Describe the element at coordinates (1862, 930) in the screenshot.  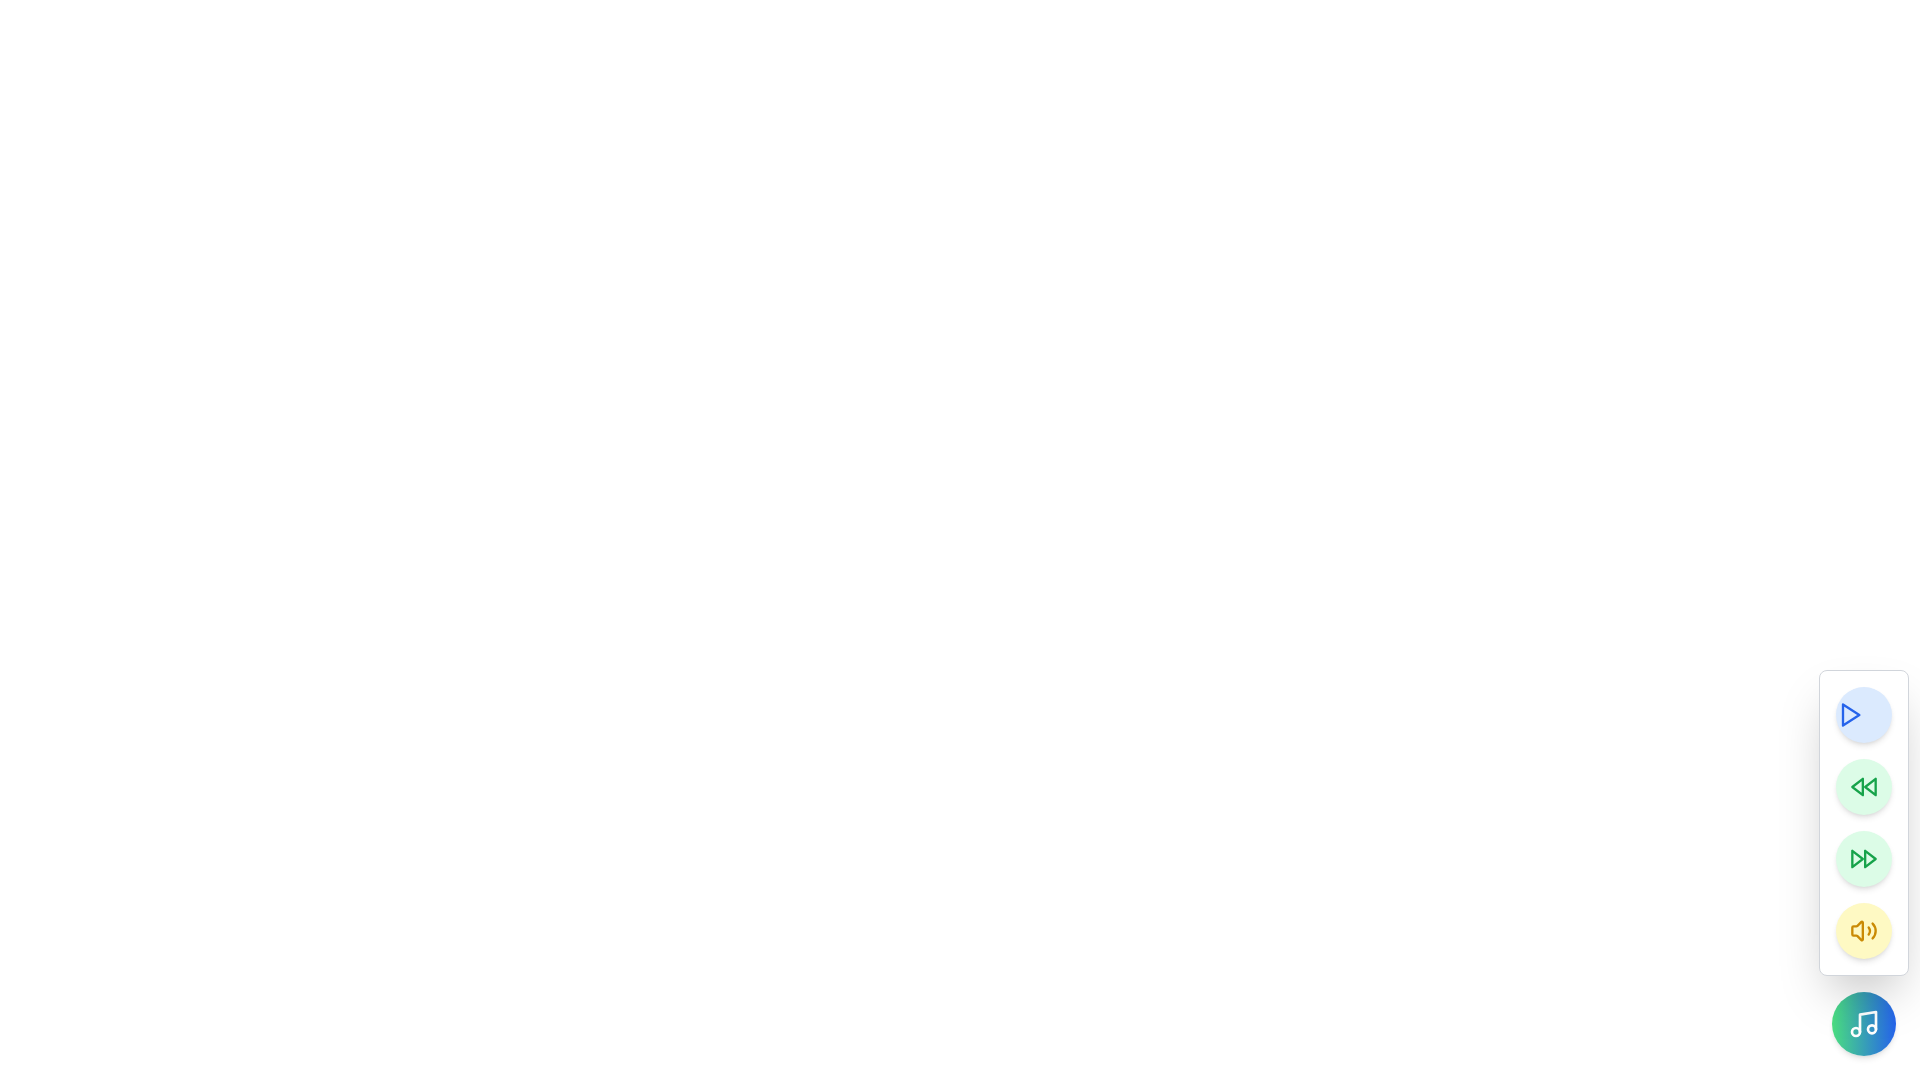
I see `the volume icon, which is a graphical speaker icon with sound waves in a circular button with a yellow background, located in the bottom-right interface area` at that location.